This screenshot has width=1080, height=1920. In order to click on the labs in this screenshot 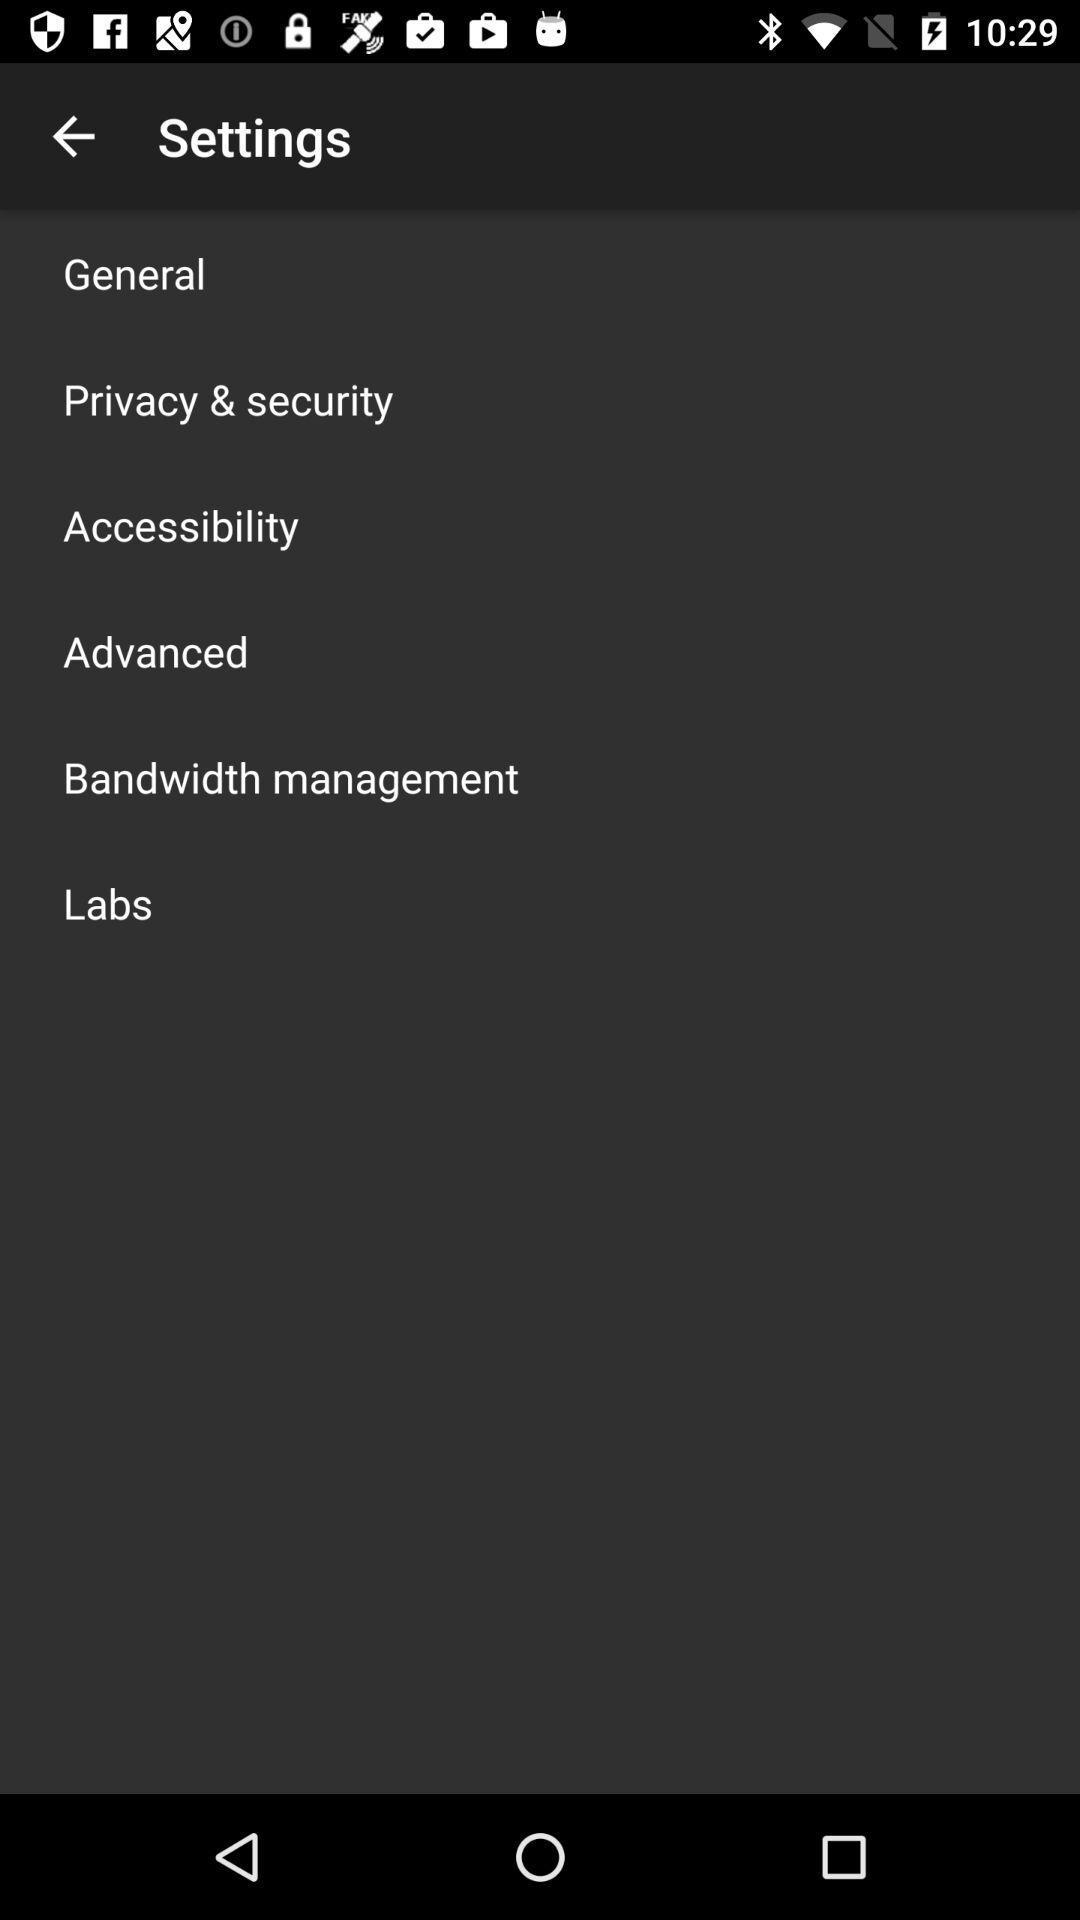, I will do `click(108, 901)`.